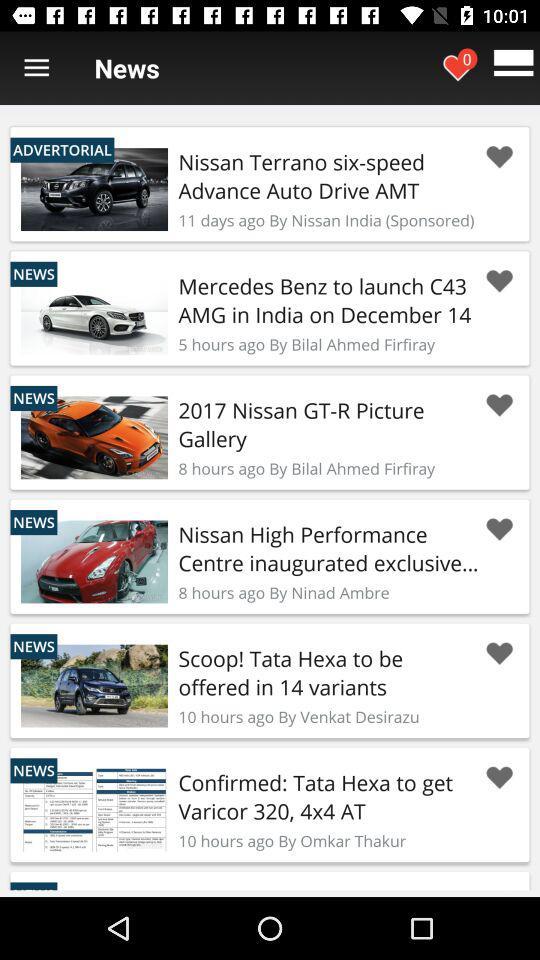 This screenshot has height=960, width=540. What do you see at coordinates (498, 156) in the screenshot?
I see `favorite` at bounding box center [498, 156].